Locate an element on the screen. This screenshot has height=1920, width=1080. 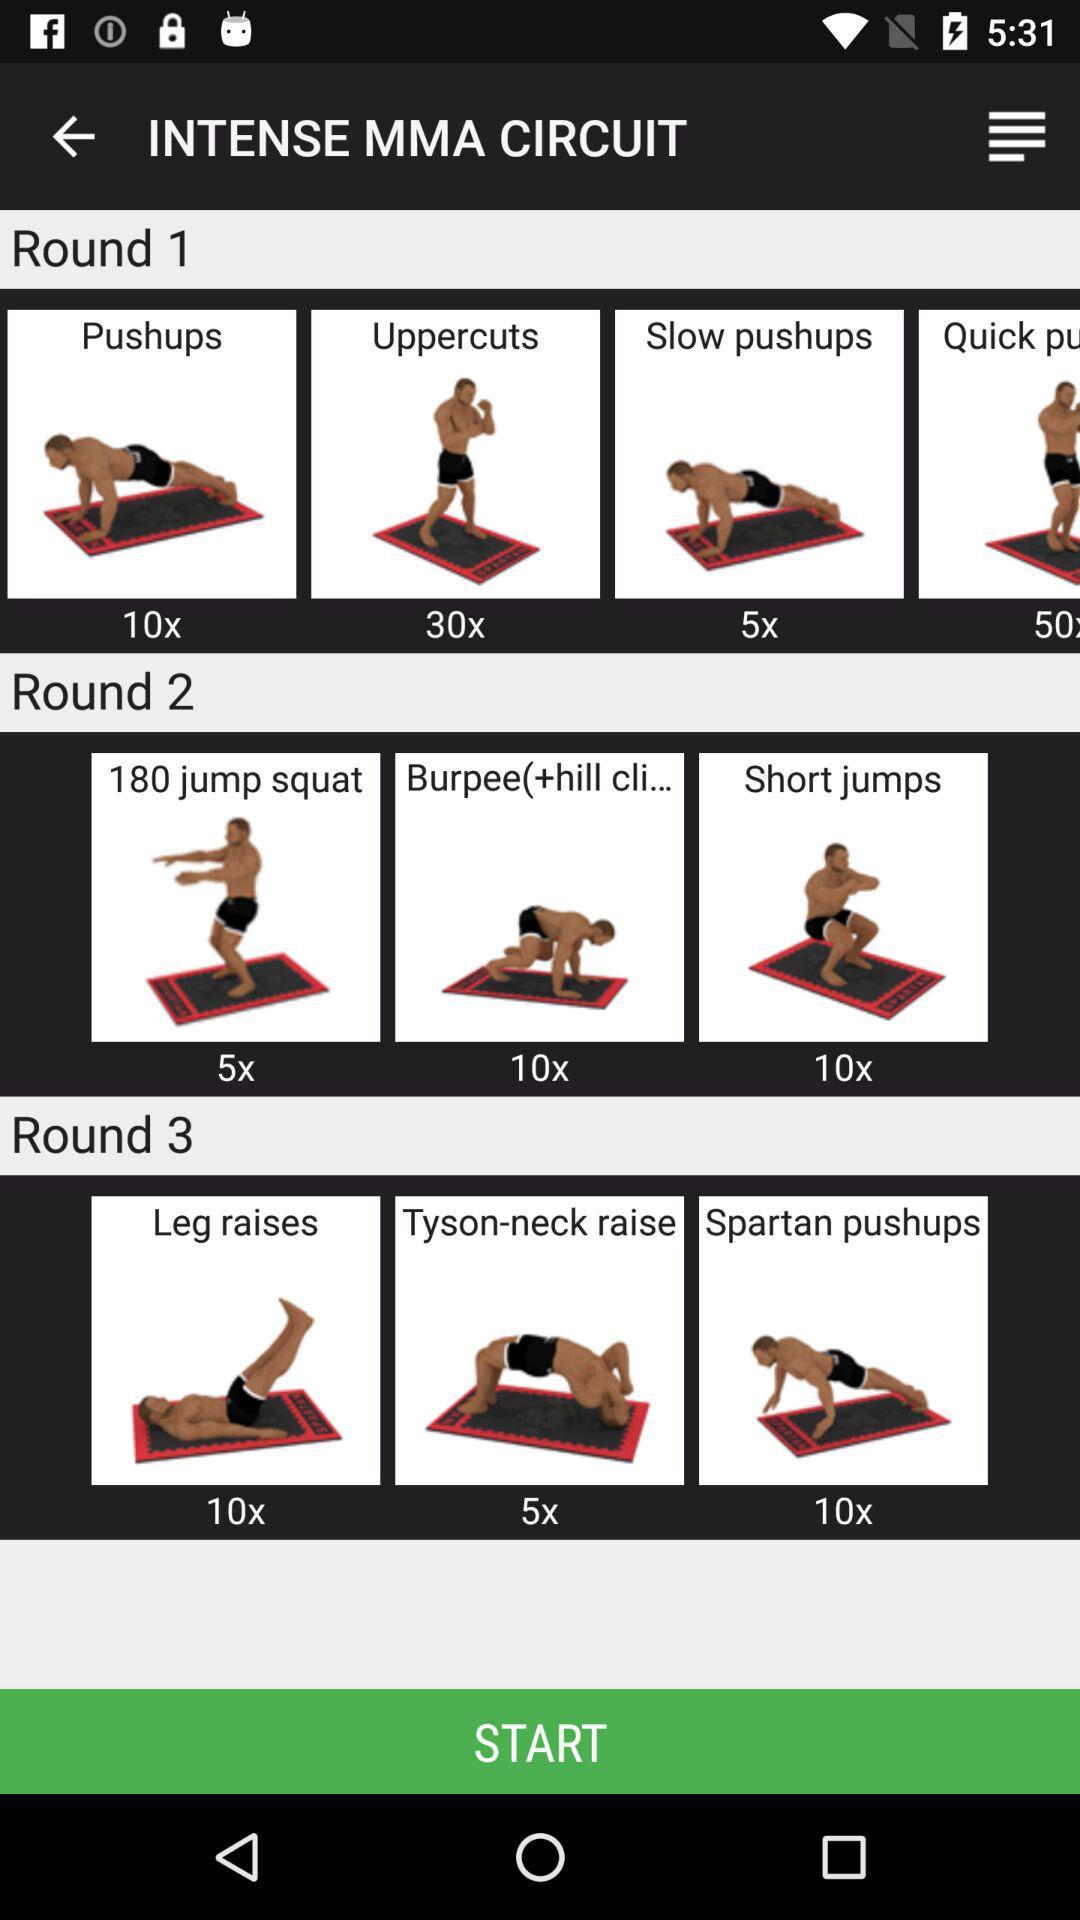
advertisement is located at coordinates (234, 1363).